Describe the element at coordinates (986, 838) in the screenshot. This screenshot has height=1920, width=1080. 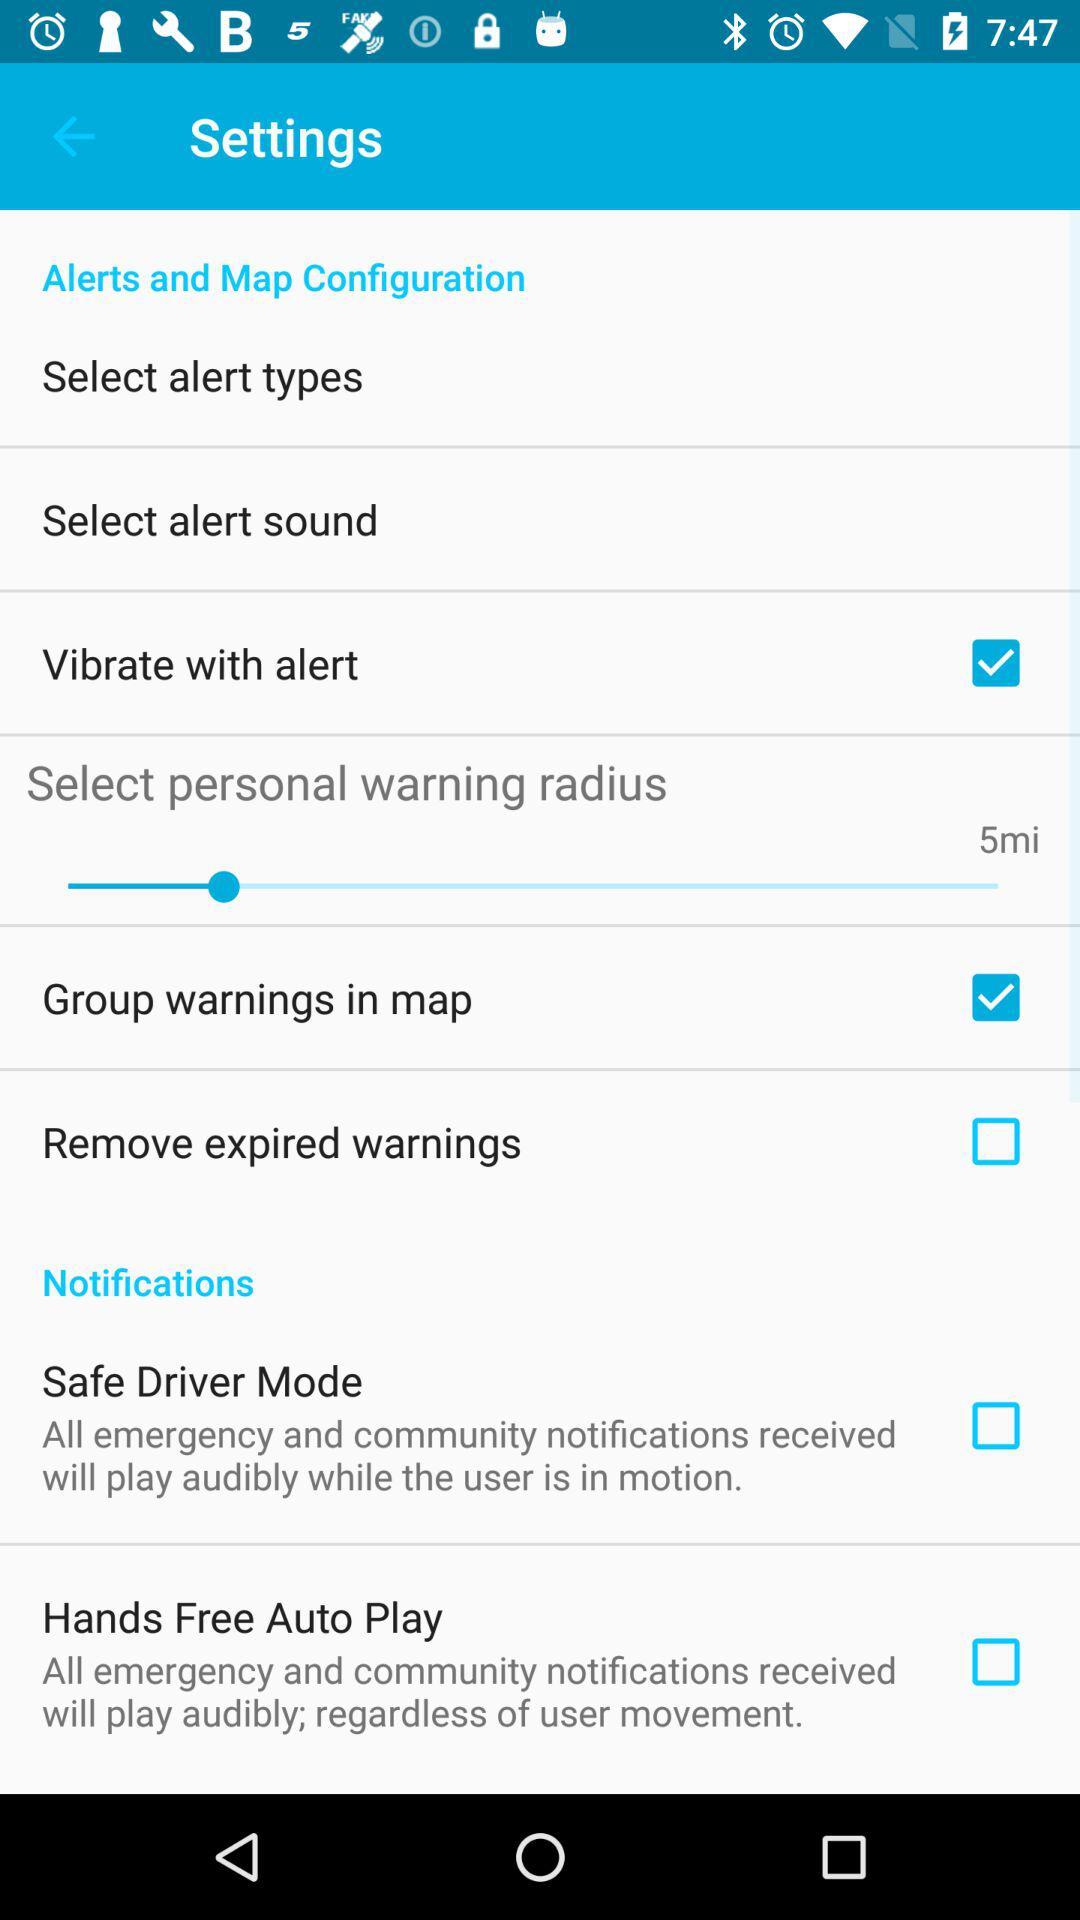
I see `the 5 item` at that location.